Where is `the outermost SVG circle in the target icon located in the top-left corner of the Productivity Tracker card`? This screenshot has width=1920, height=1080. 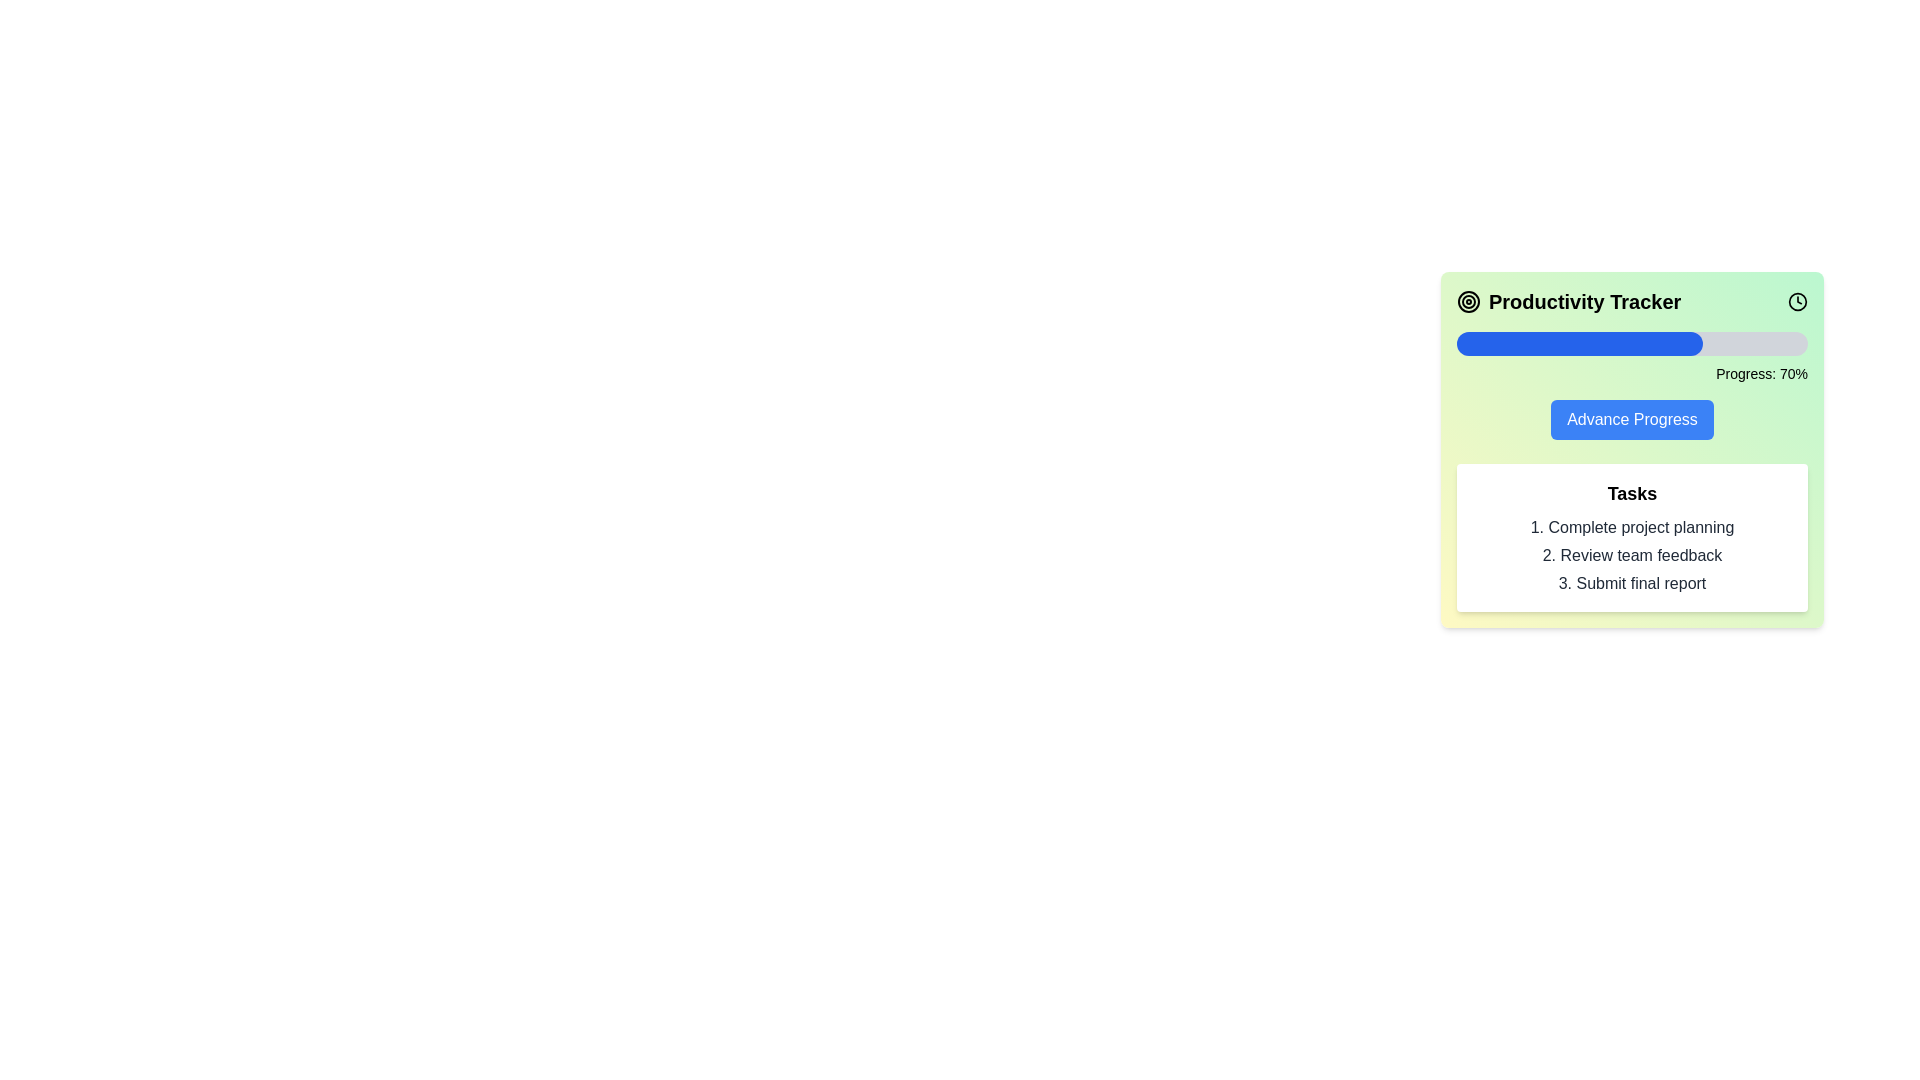
the outermost SVG circle in the target icon located in the top-left corner of the Productivity Tracker card is located at coordinates (1468, 301).